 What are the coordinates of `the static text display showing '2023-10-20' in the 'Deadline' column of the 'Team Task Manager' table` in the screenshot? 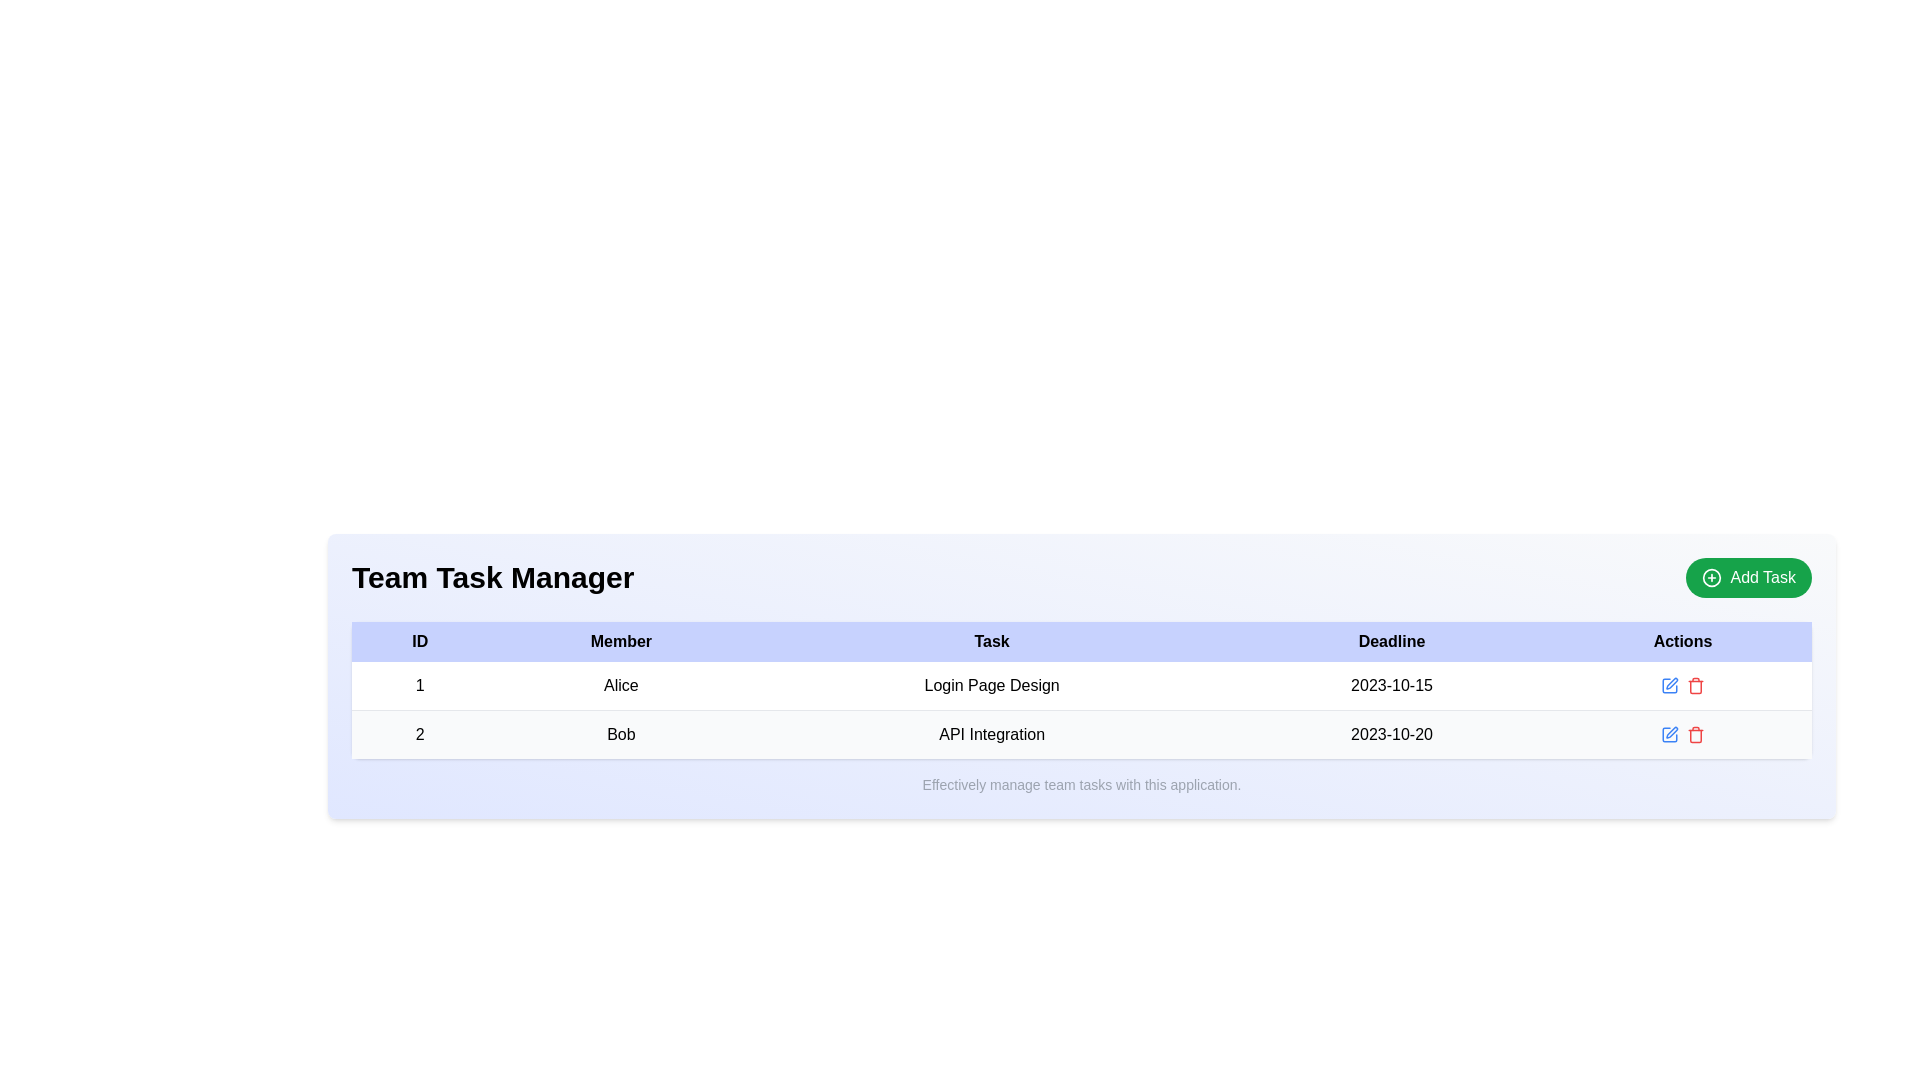 It's located at (1391, 733).